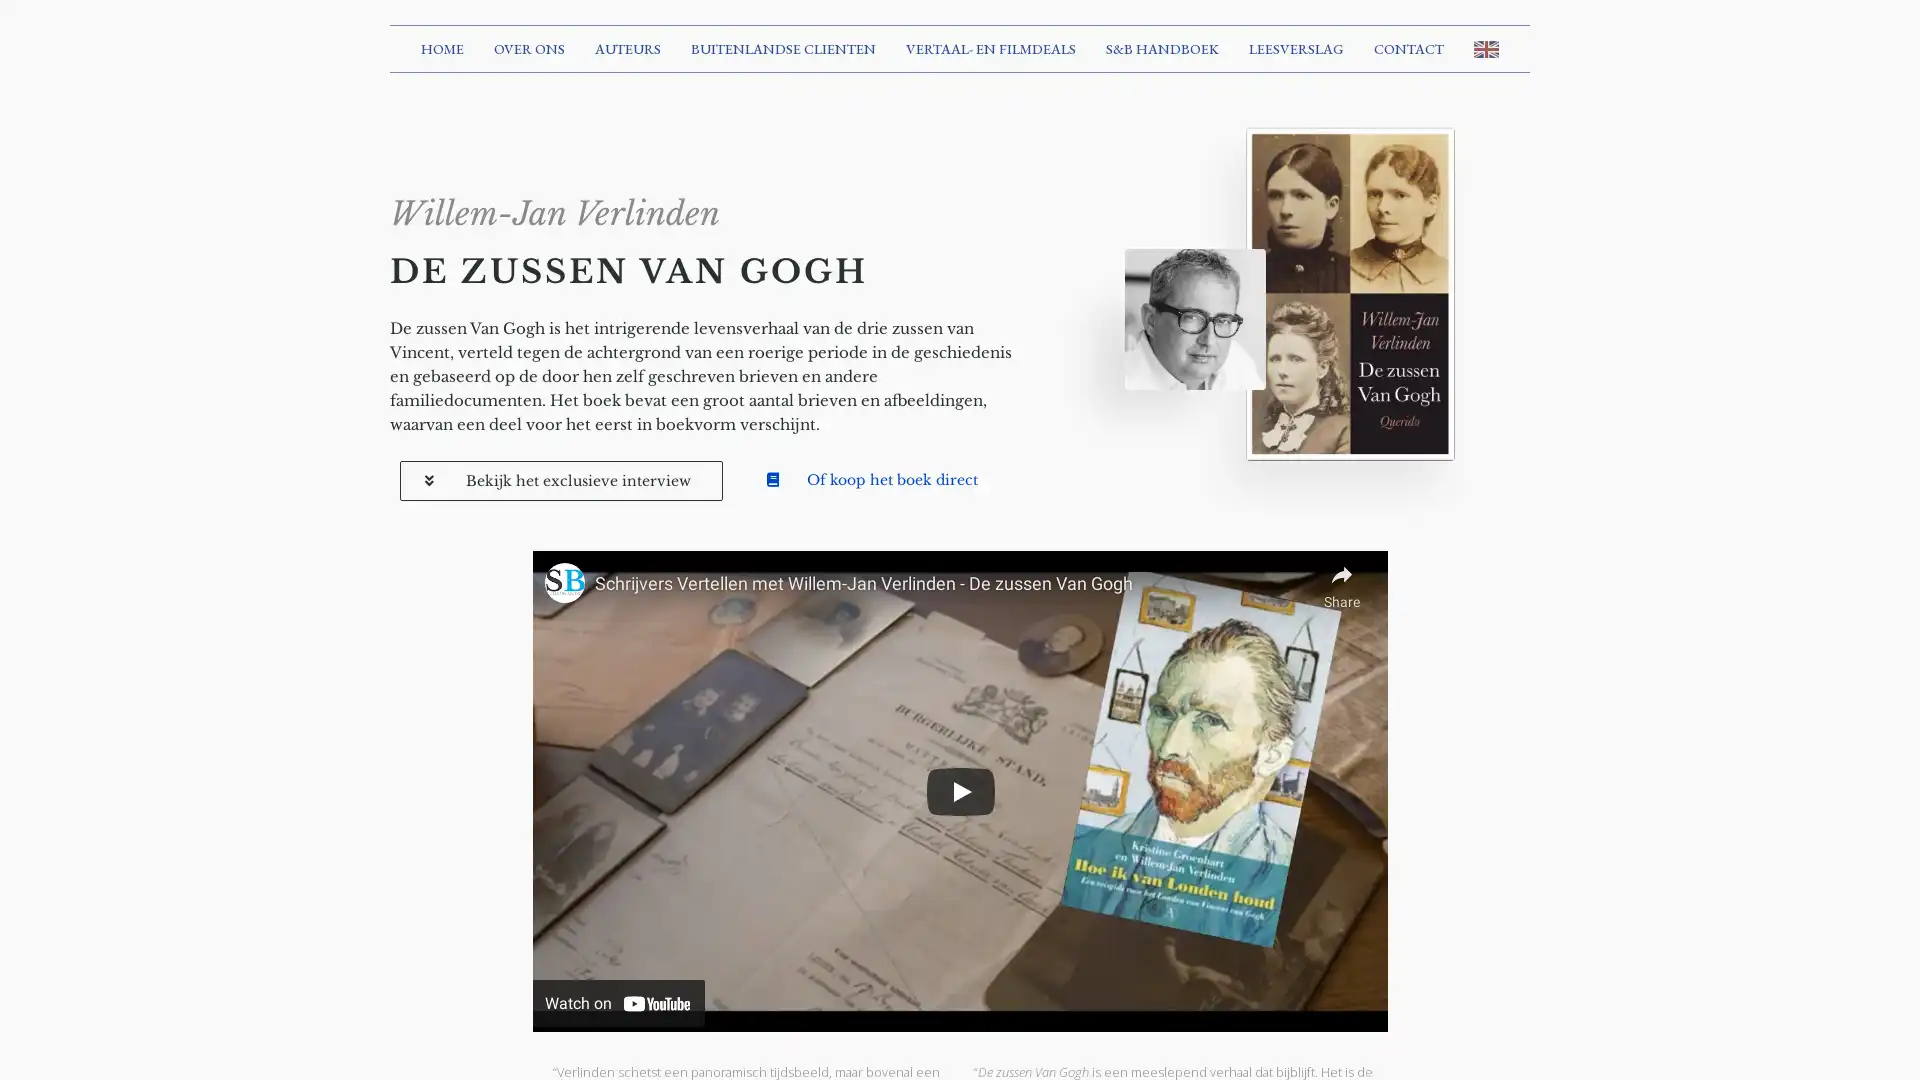 The width and height of the screenshot is (1920, 1080). I want to click on Of koop het boek direct, so click(873, 479).